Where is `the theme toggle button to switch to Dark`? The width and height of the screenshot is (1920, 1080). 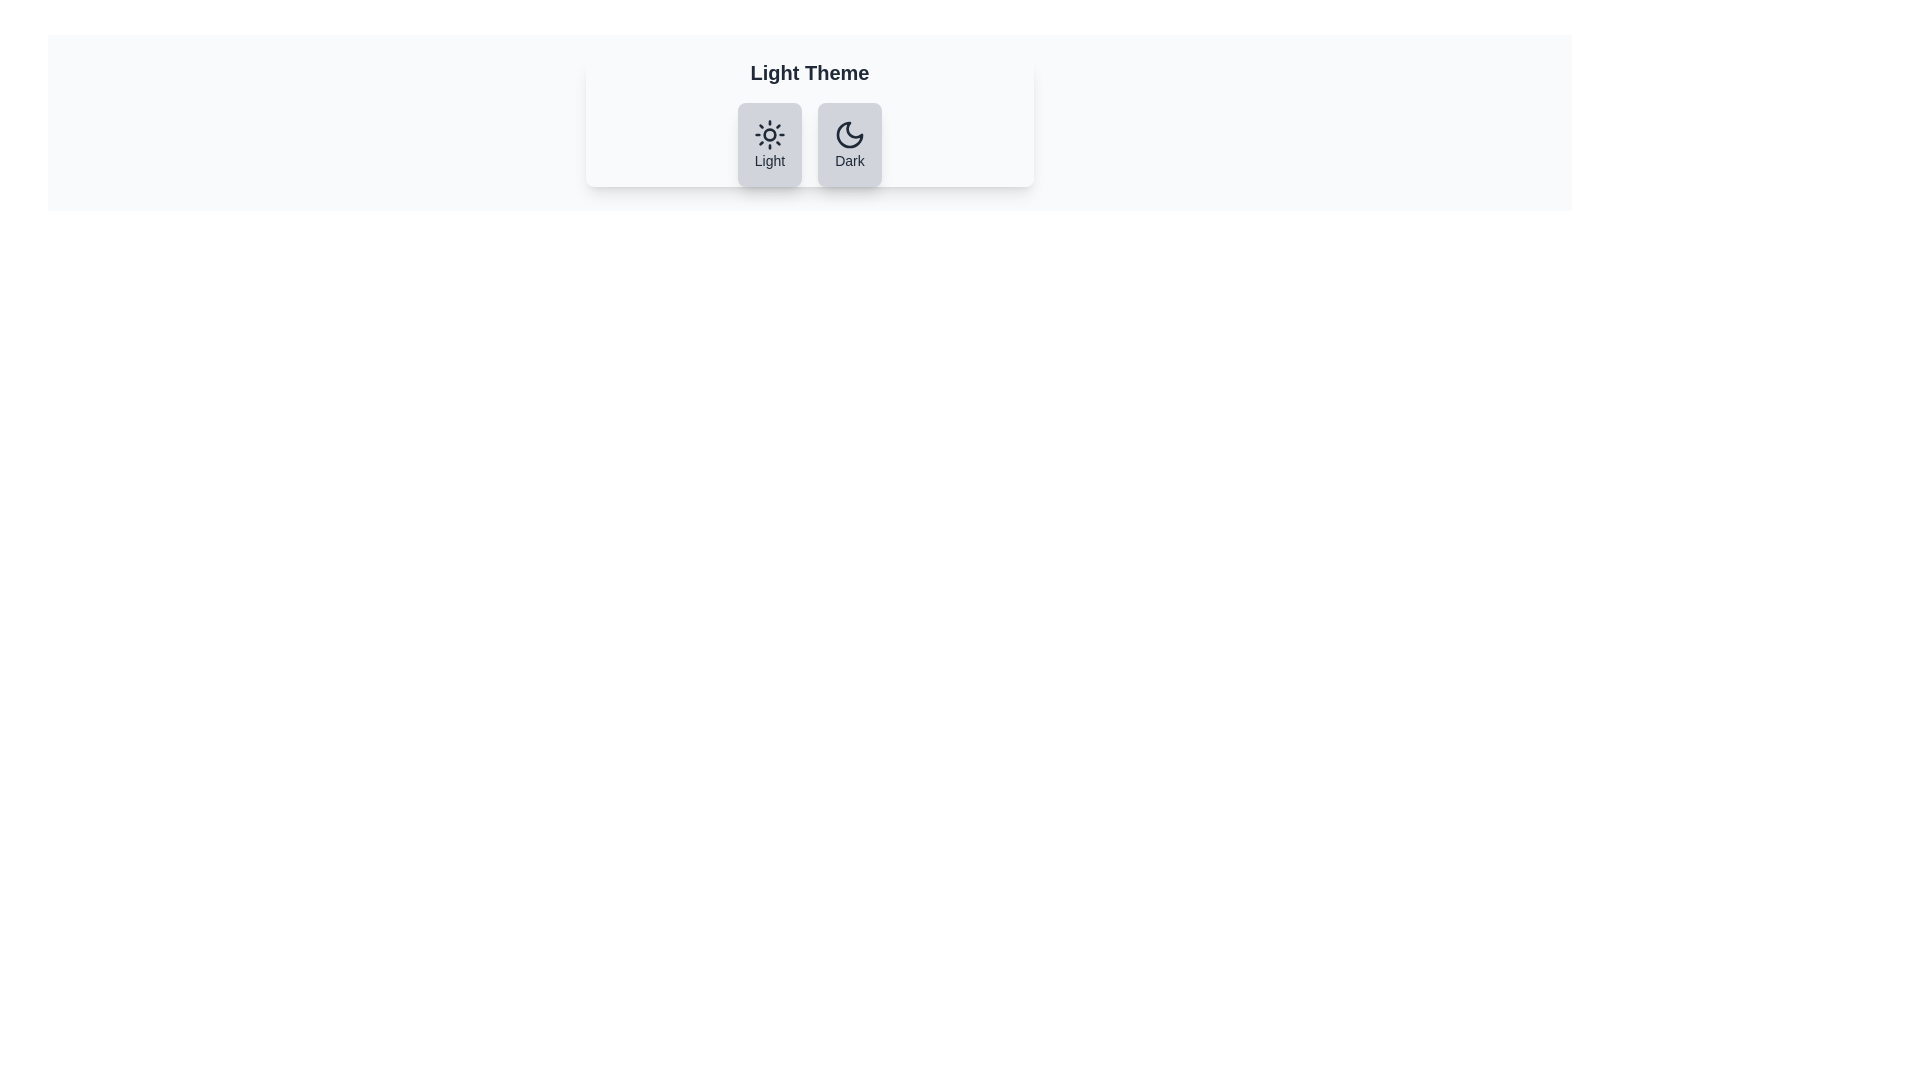 the theme toggle button to switch to Dark is located at coordinates (849, 144).